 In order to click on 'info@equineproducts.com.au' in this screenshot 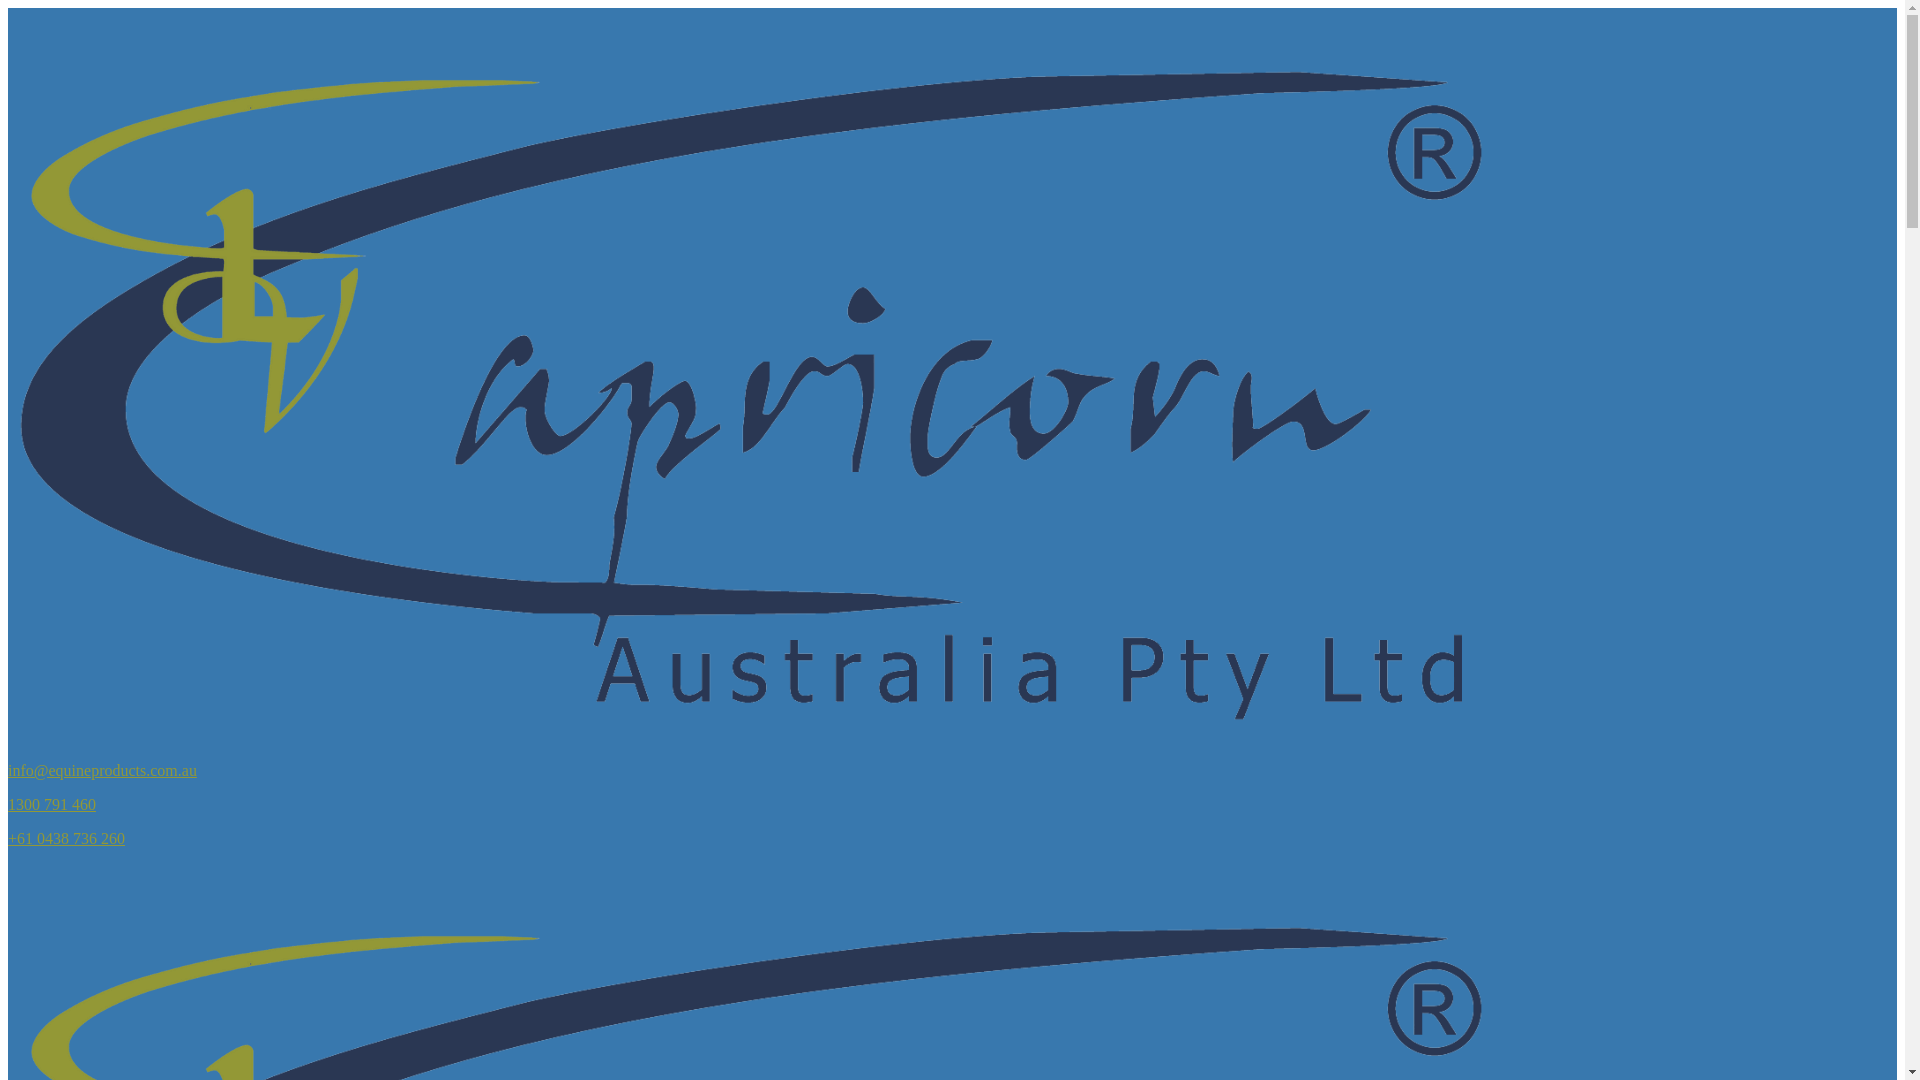, I will do `click(101, 769)`.